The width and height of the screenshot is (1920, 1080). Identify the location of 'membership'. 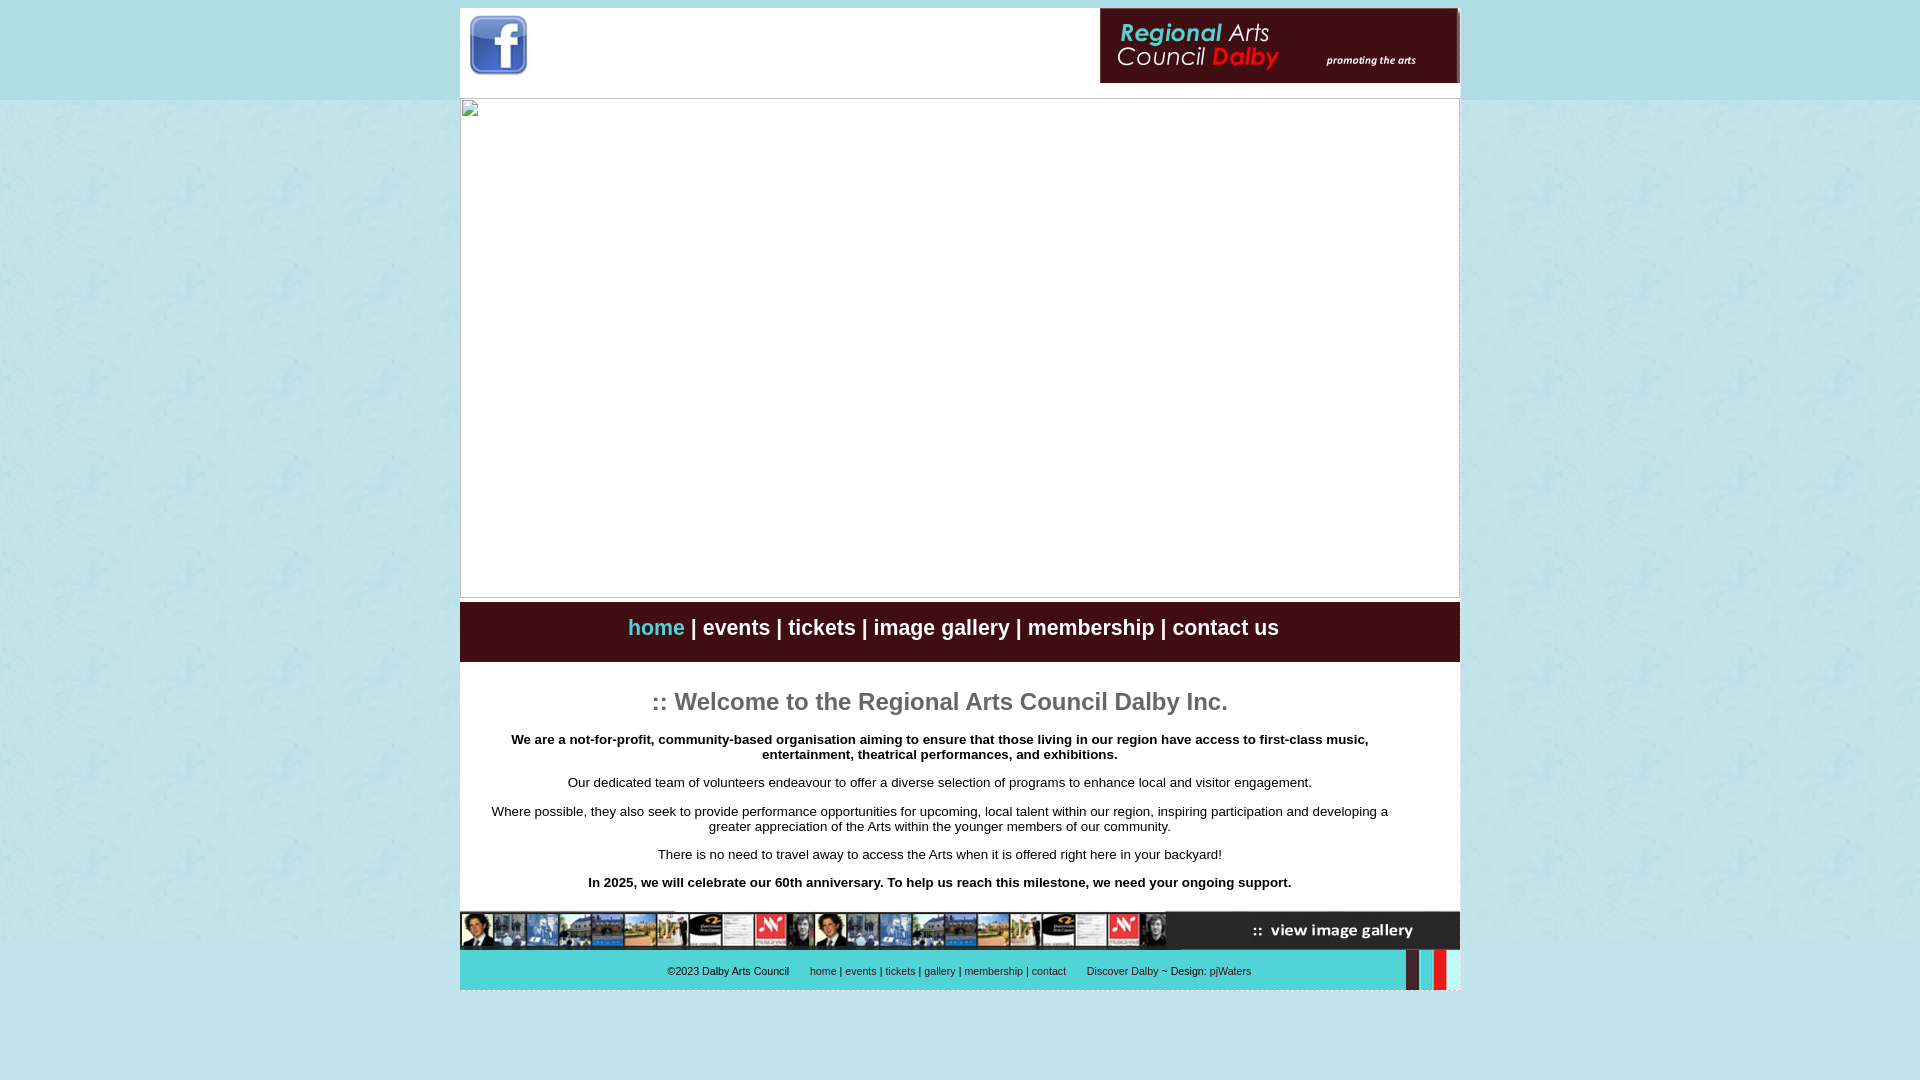
(993, 970).